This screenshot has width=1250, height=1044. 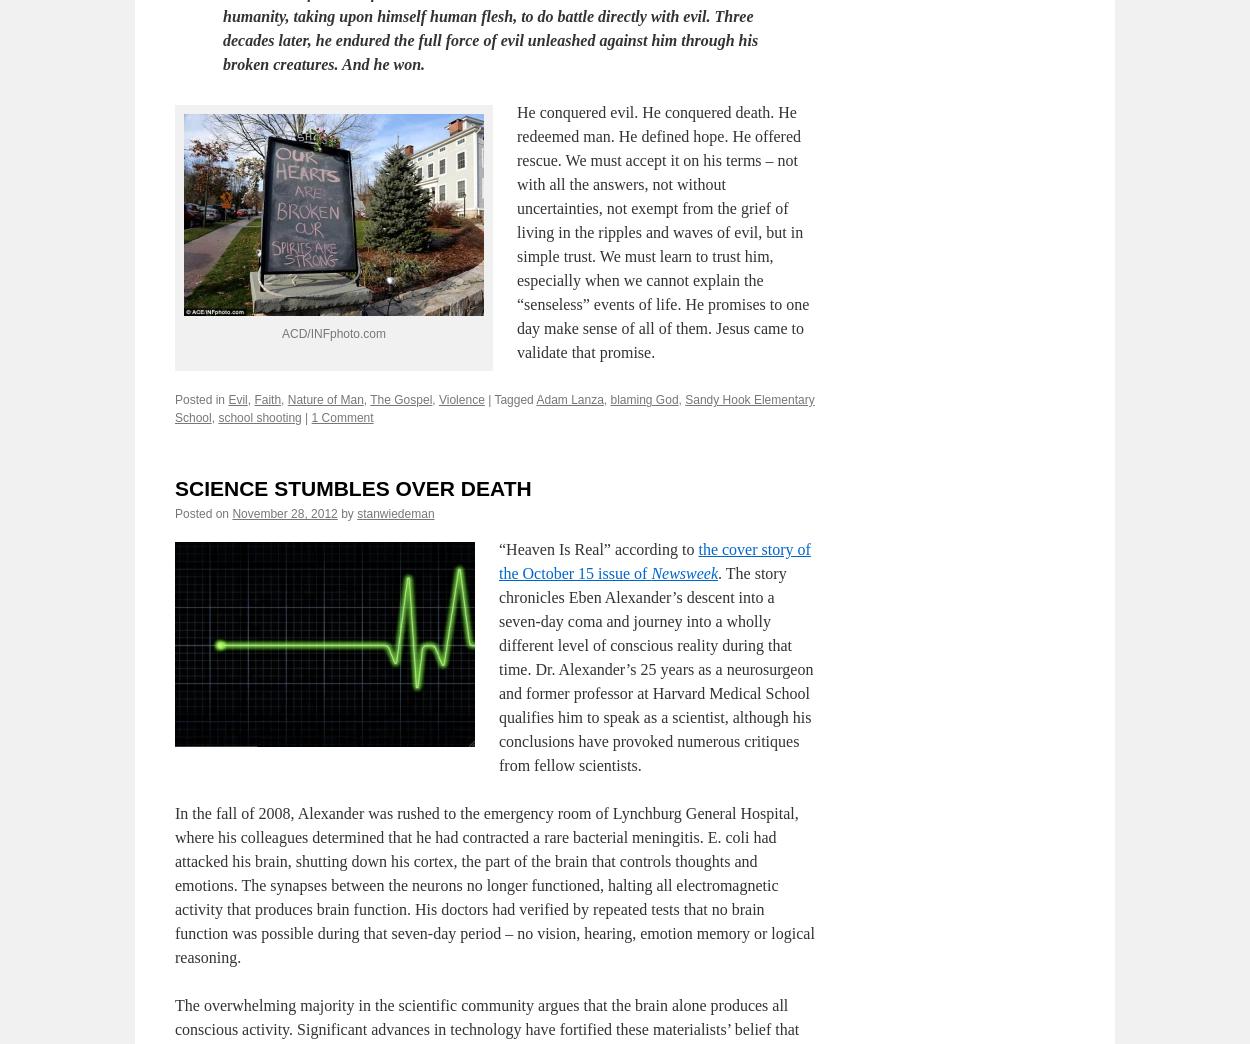 I want to click on '“Heaven Is Real” according to', so click(x=597, y=645).